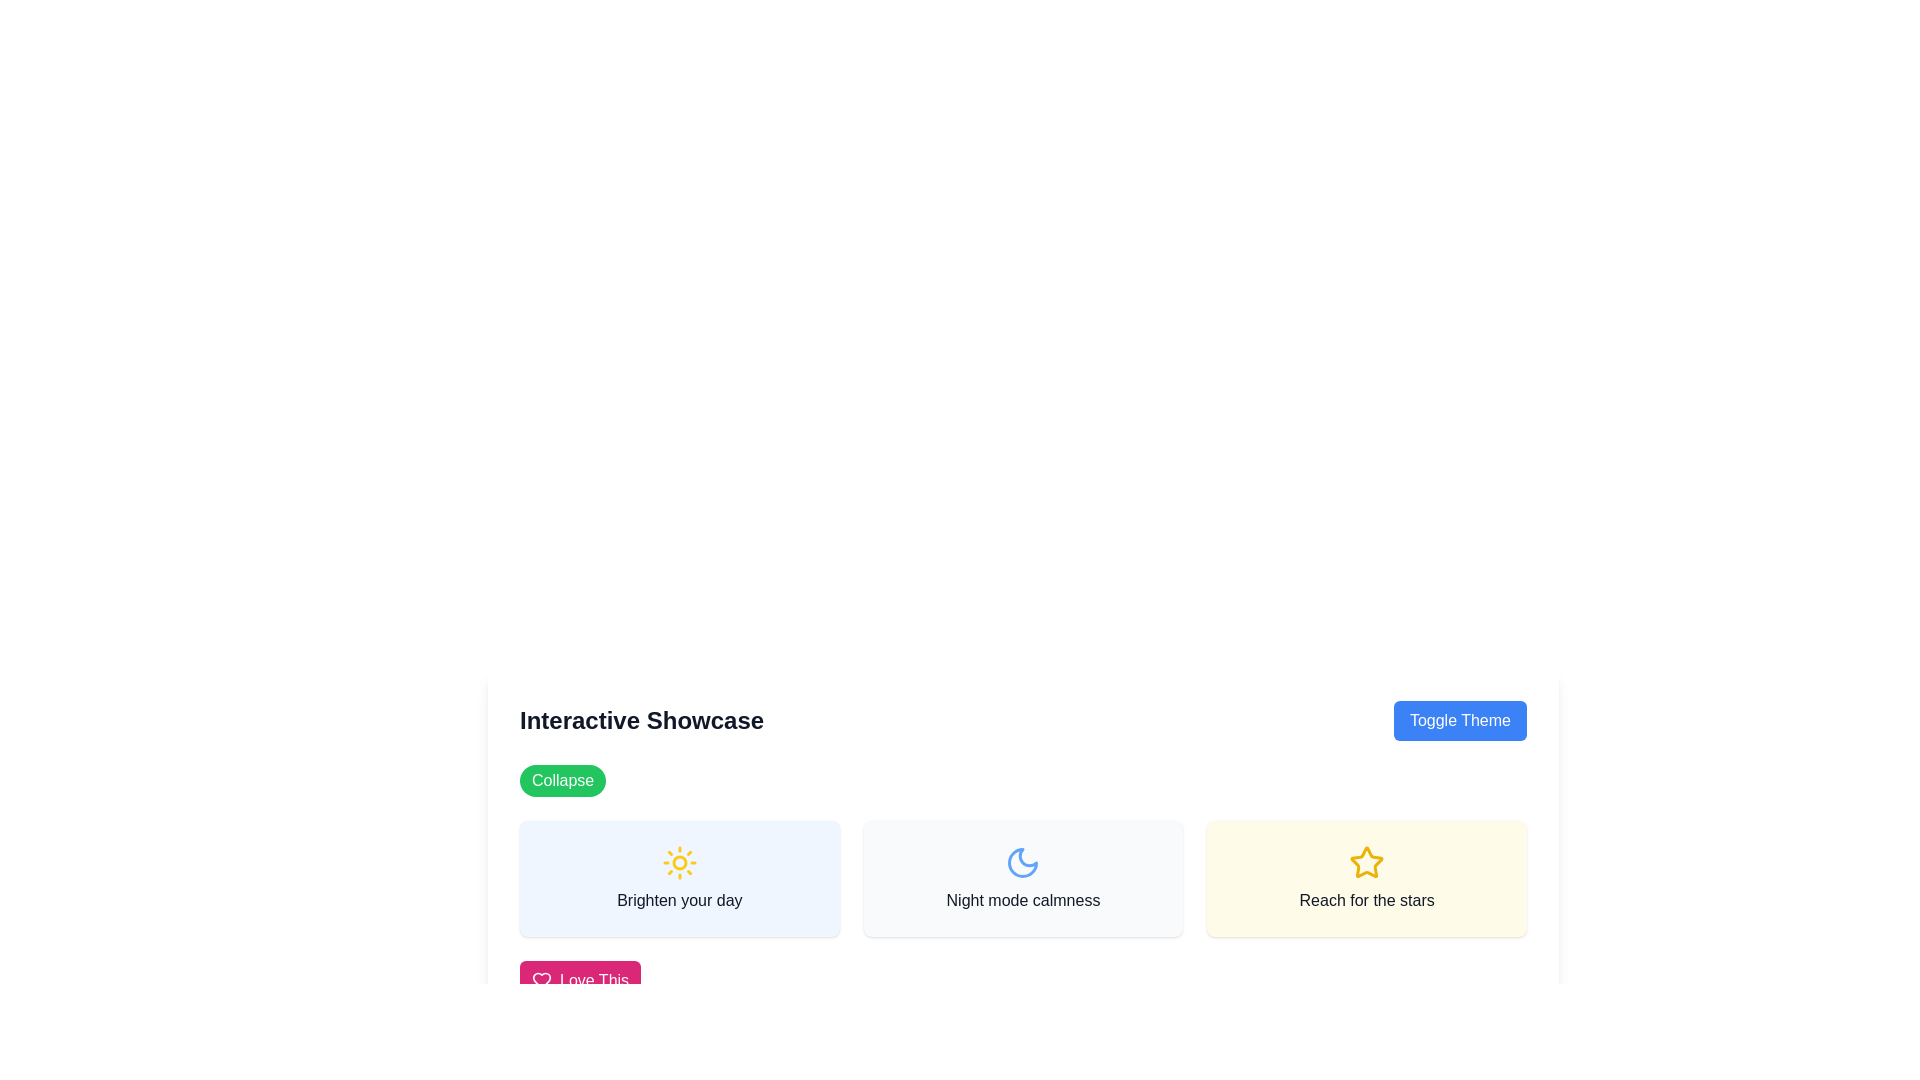 This screenshot has width=1920, height=1080. What do you see at coordinates (561, 779) in the screenshot?
I see `the 'Collapse' button with rounded corners, bright green background, and white text` at bounding box center [561, 779].